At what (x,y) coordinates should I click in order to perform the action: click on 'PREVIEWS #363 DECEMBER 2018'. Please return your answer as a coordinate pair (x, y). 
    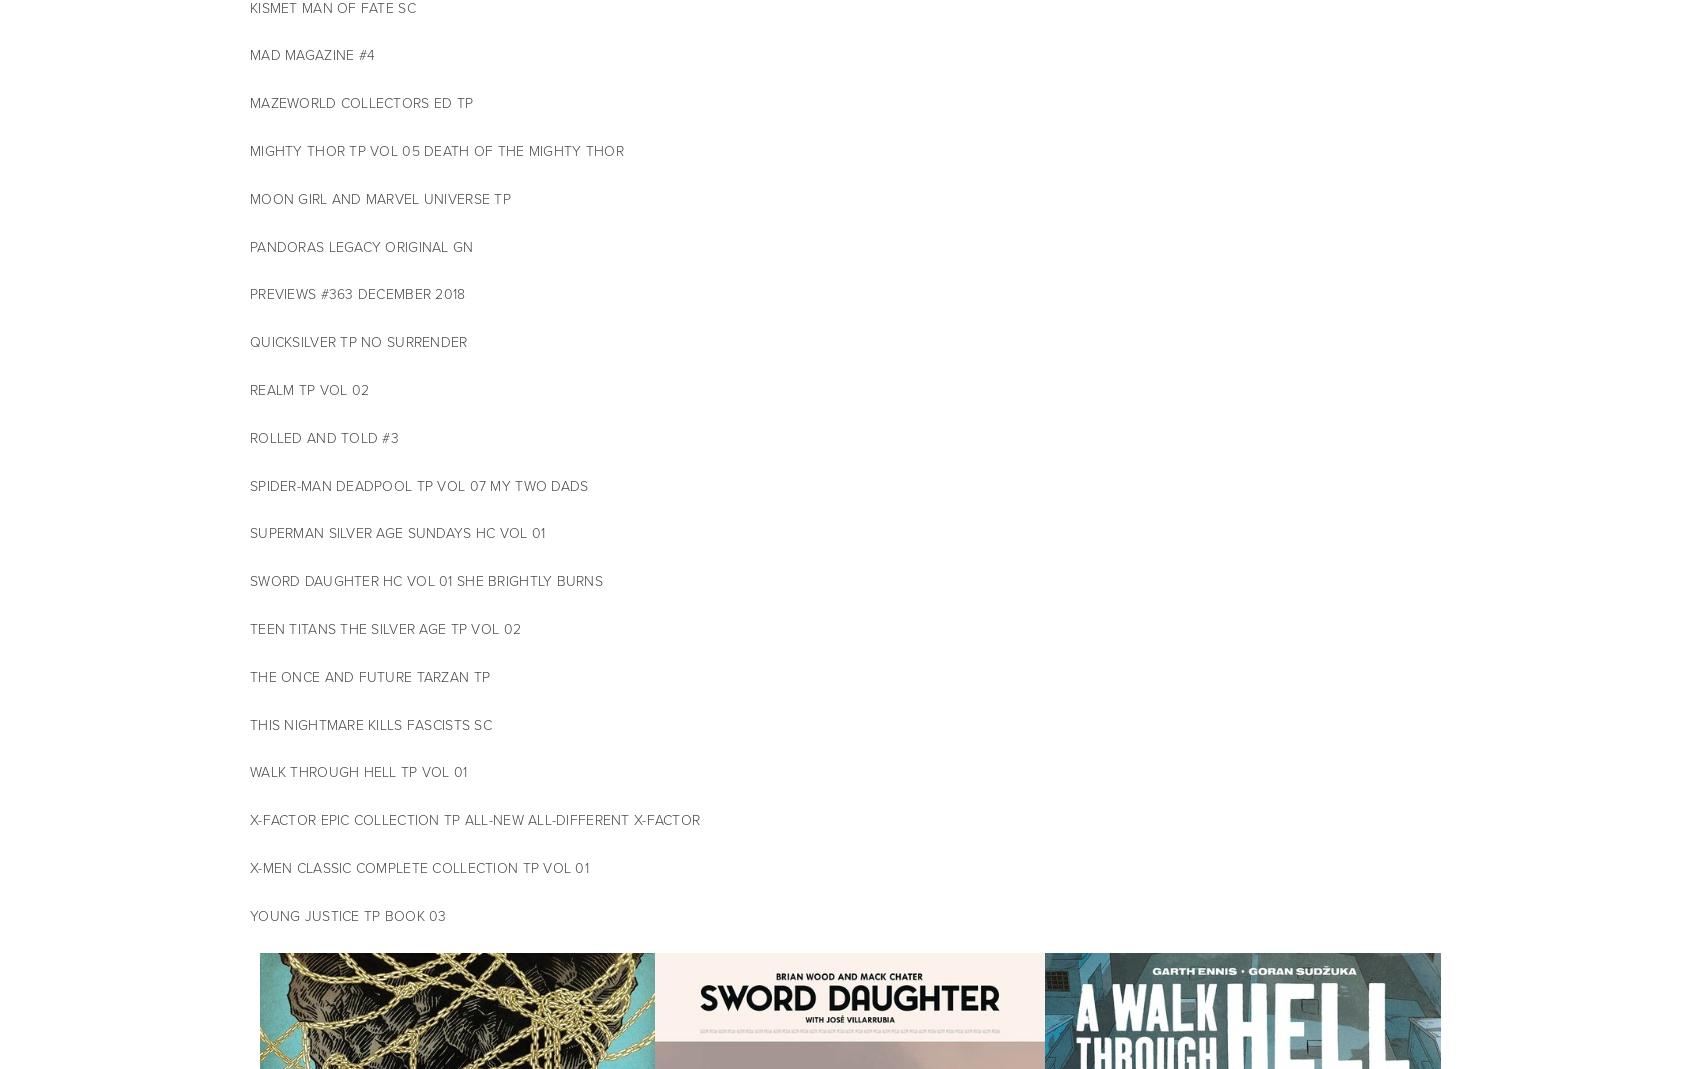
    Looking at the image, I should click on (356, 293).